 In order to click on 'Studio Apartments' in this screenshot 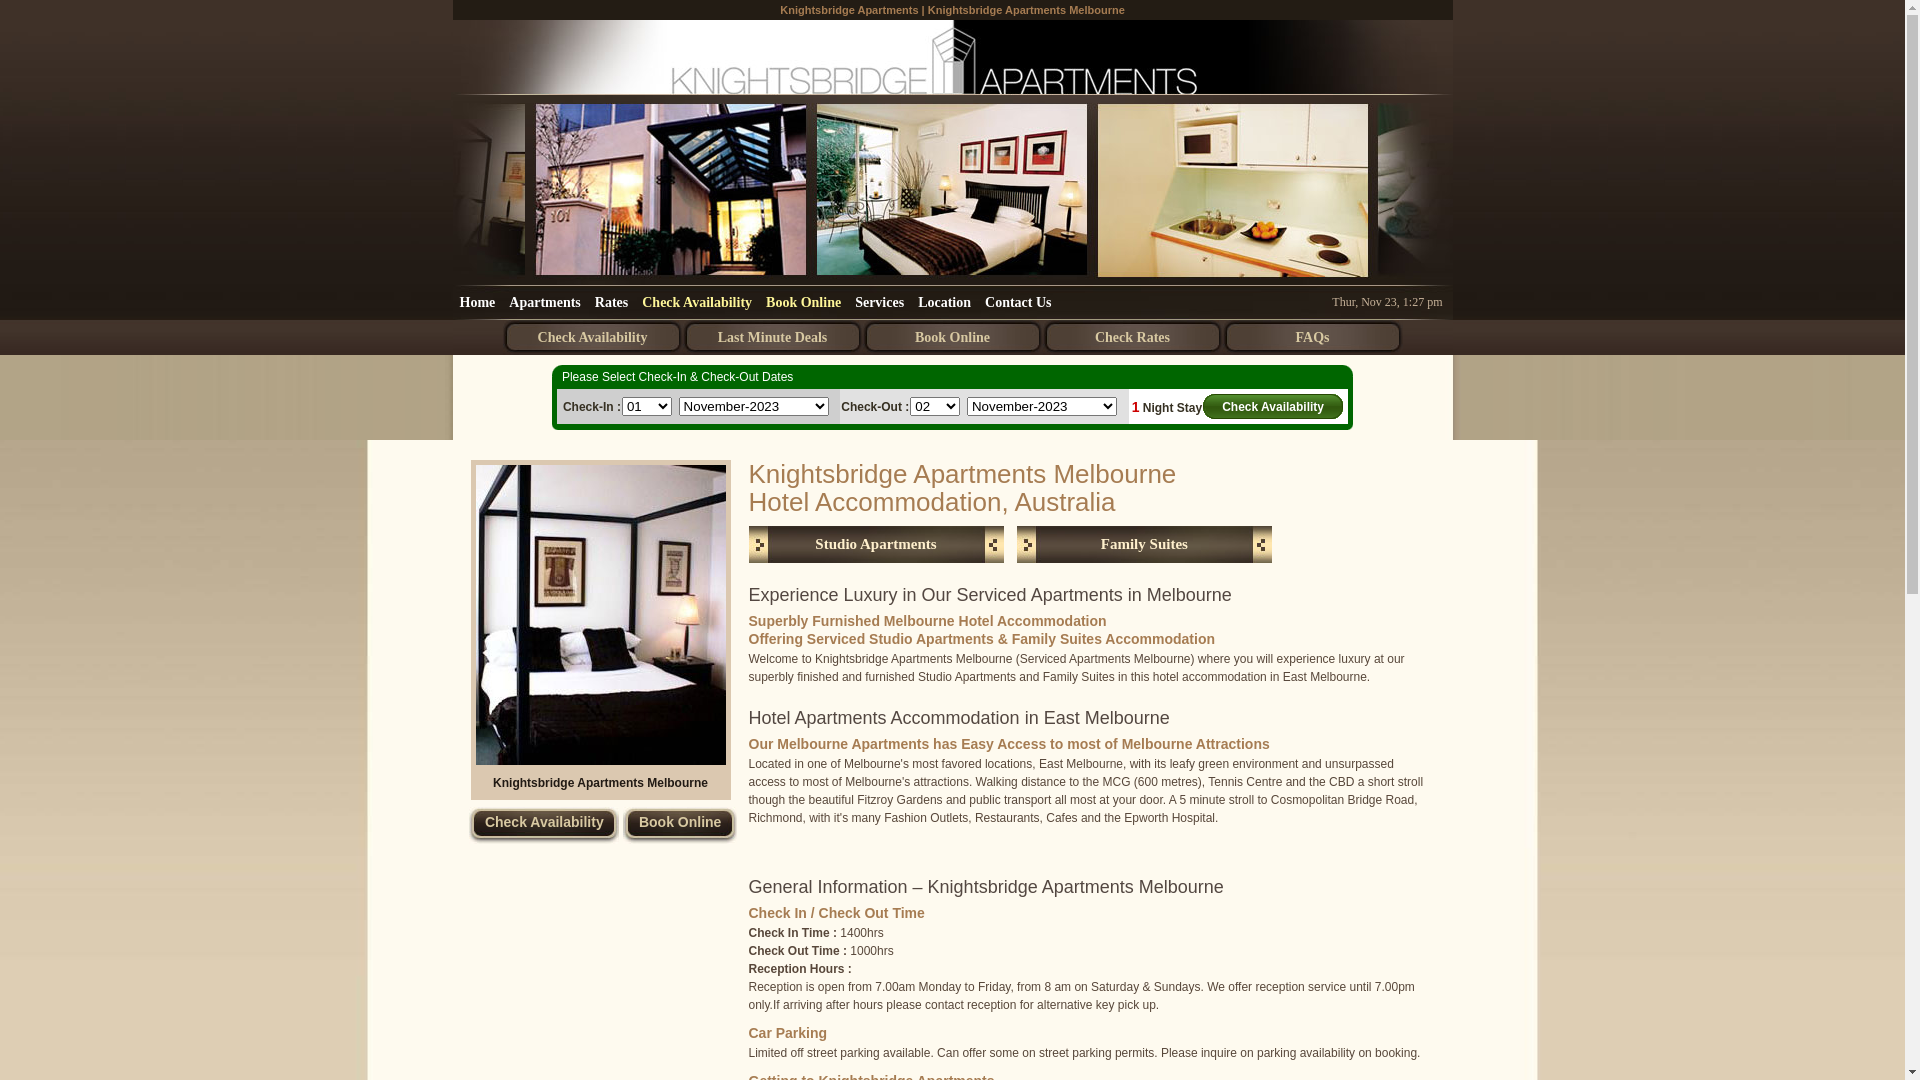, I will do `click(875, 544)`.